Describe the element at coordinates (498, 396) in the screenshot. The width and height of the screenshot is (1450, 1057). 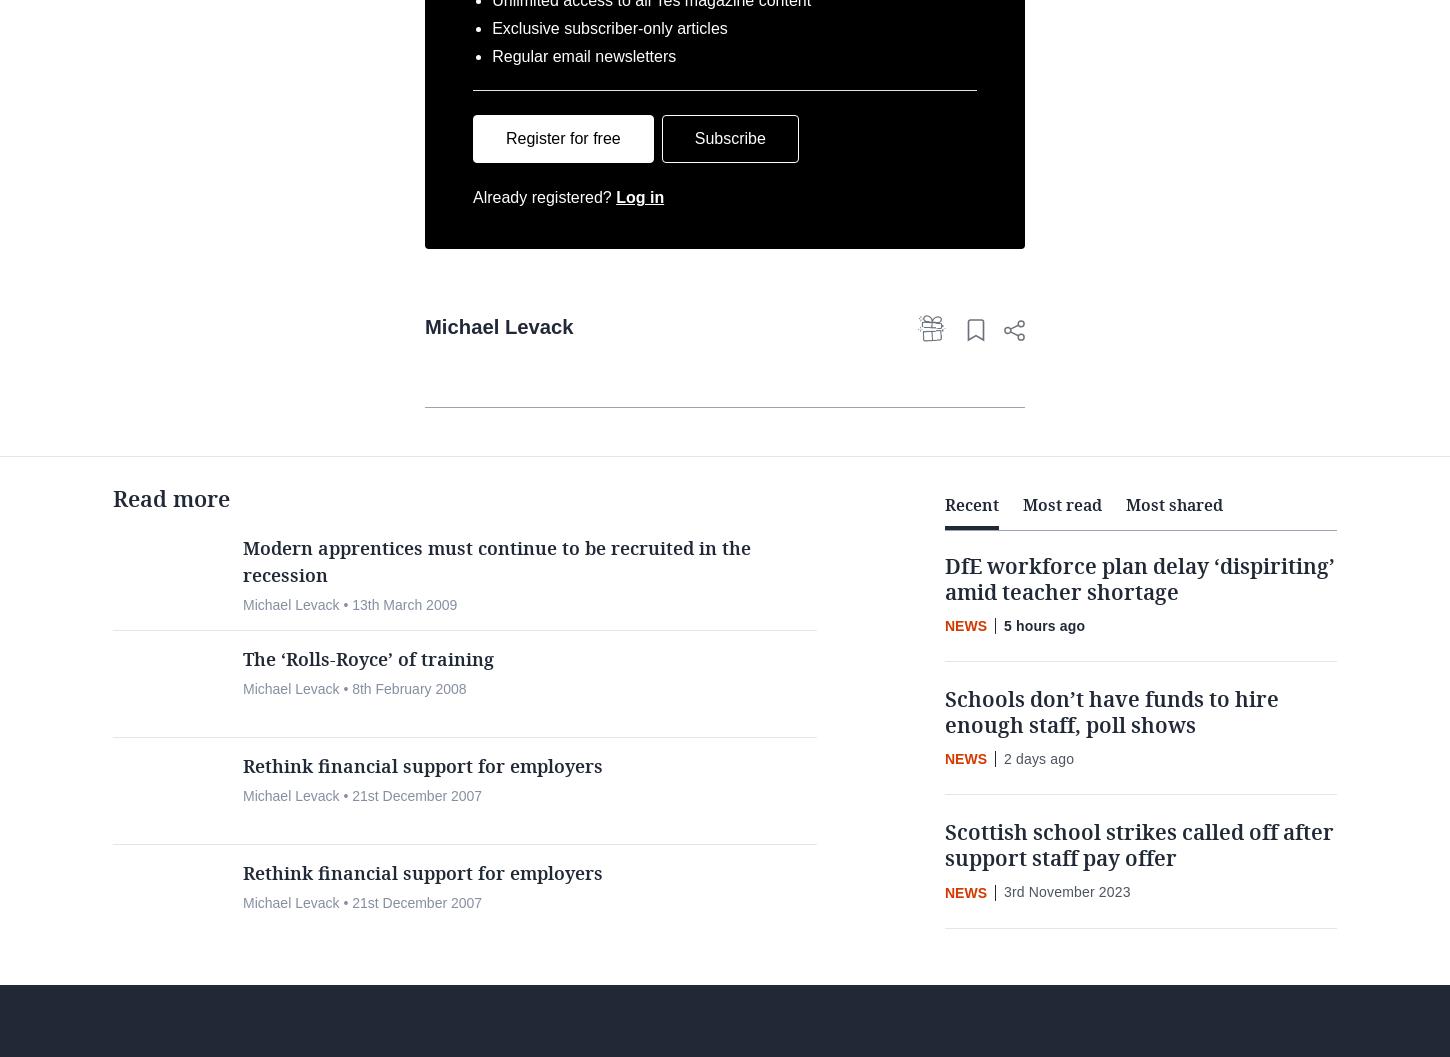
I see `'Michael Levack'` at that location.